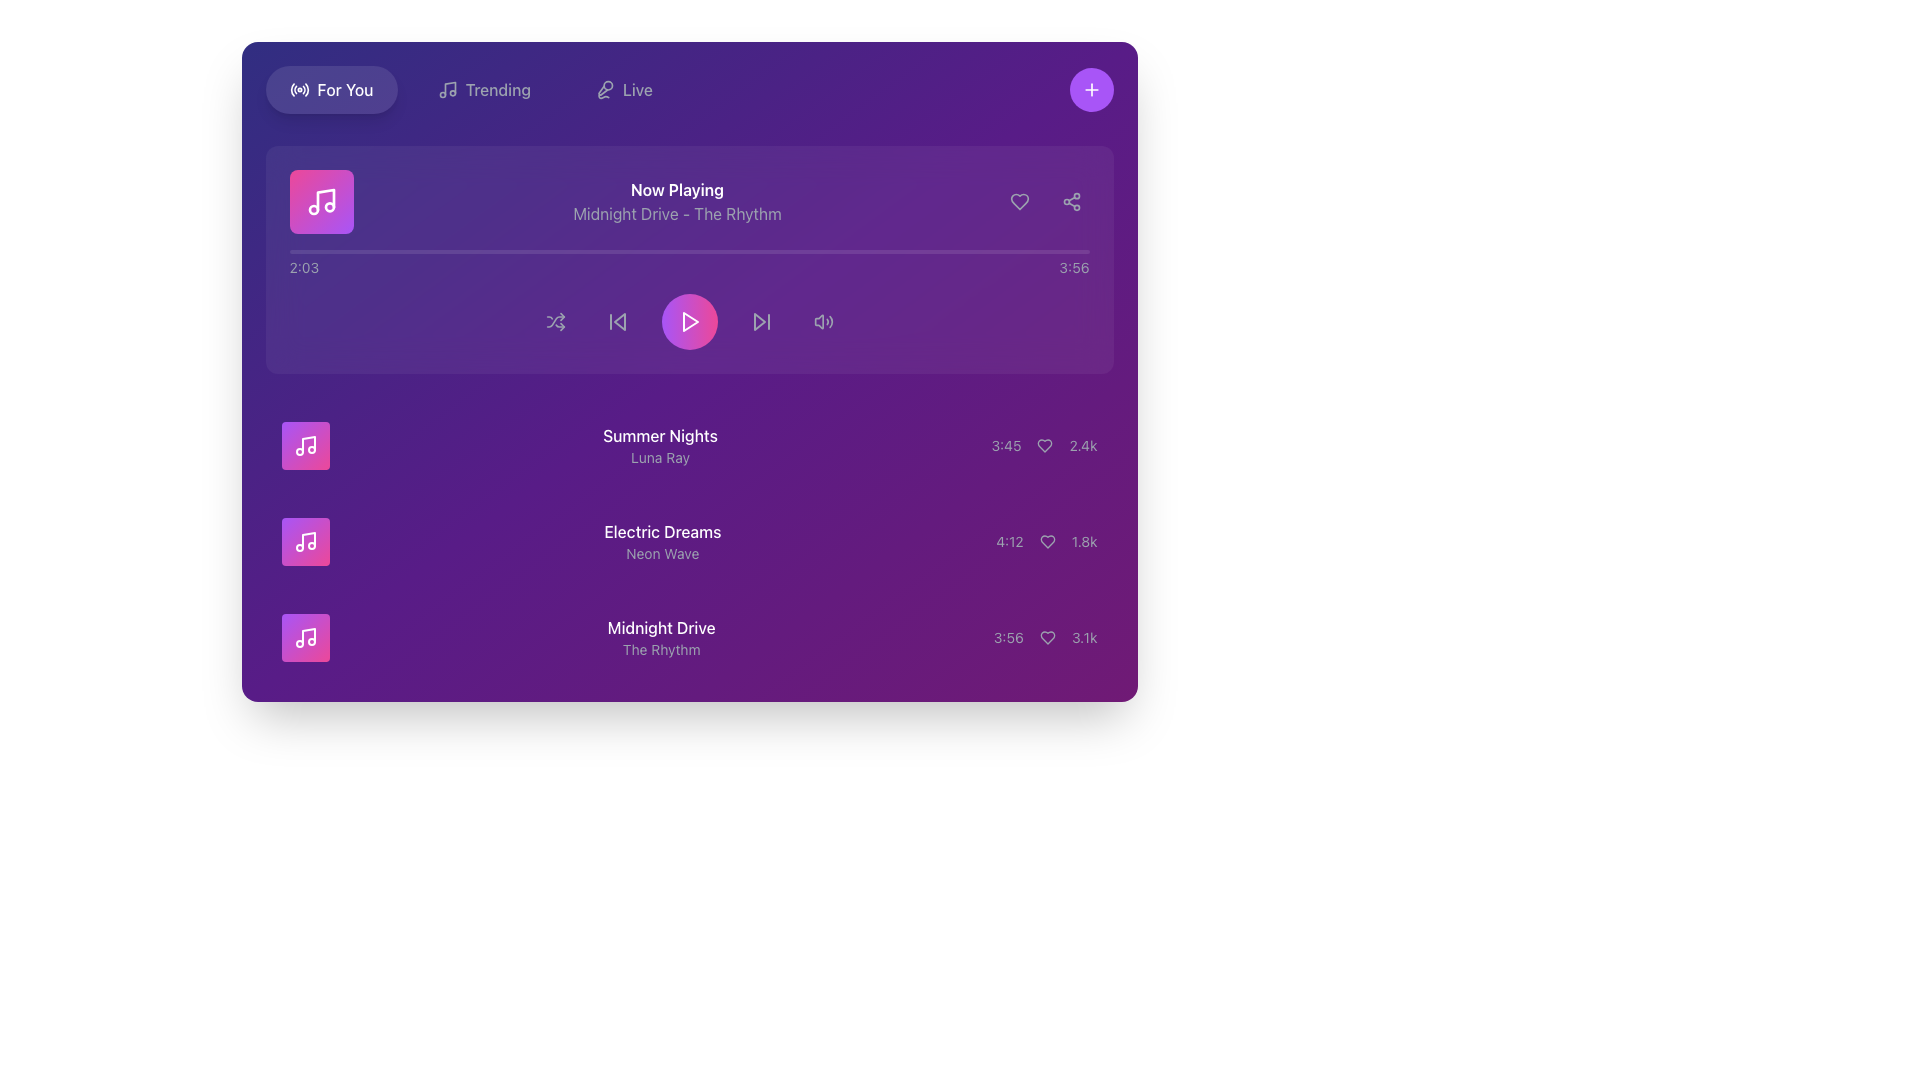 The image size is (1920, 1080). What do you see at coordinates (1044, 445) in the screenshot?
I see `the heart-shaped button icon` at bounding box center [1044, 445].